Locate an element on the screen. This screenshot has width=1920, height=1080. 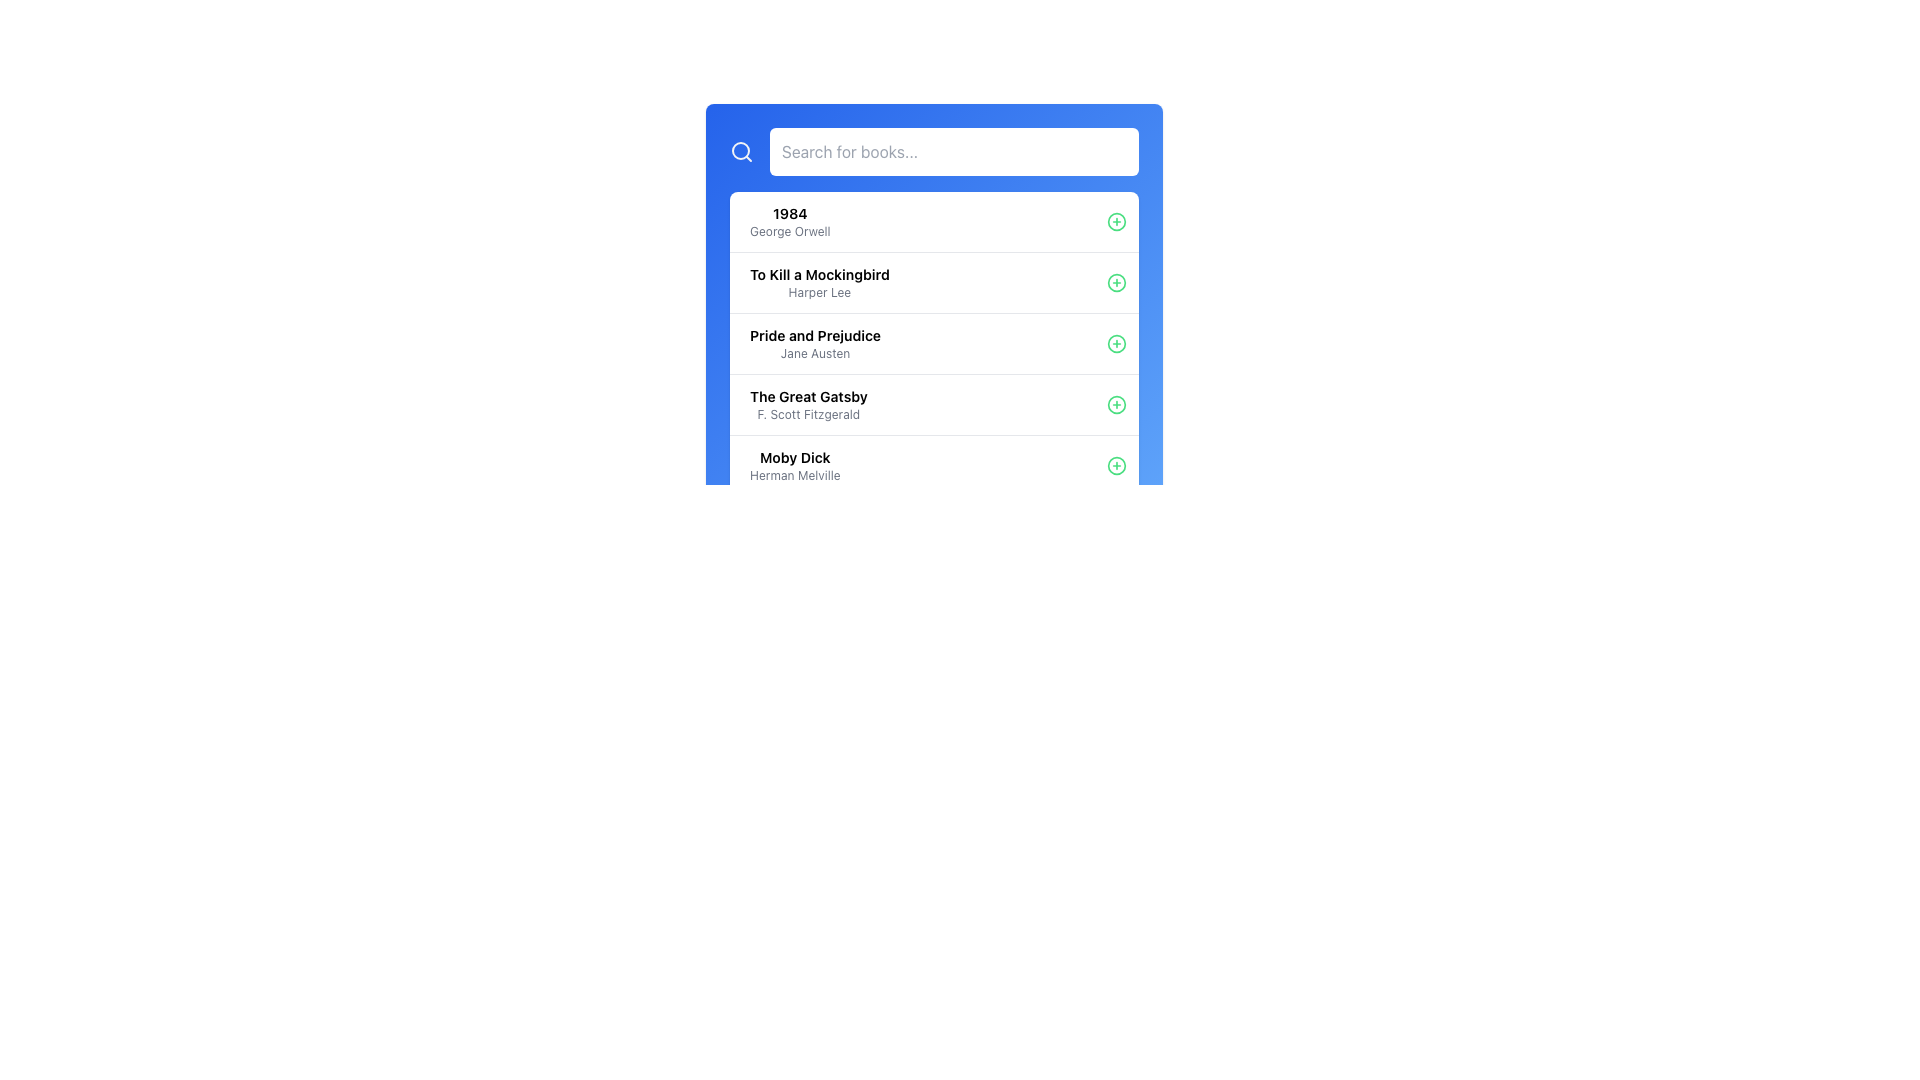
the text label displaying 'Pride and Prejudice', which is the upper text in a book search interface and is the third item in the book list is located at coordinates (815, 334).